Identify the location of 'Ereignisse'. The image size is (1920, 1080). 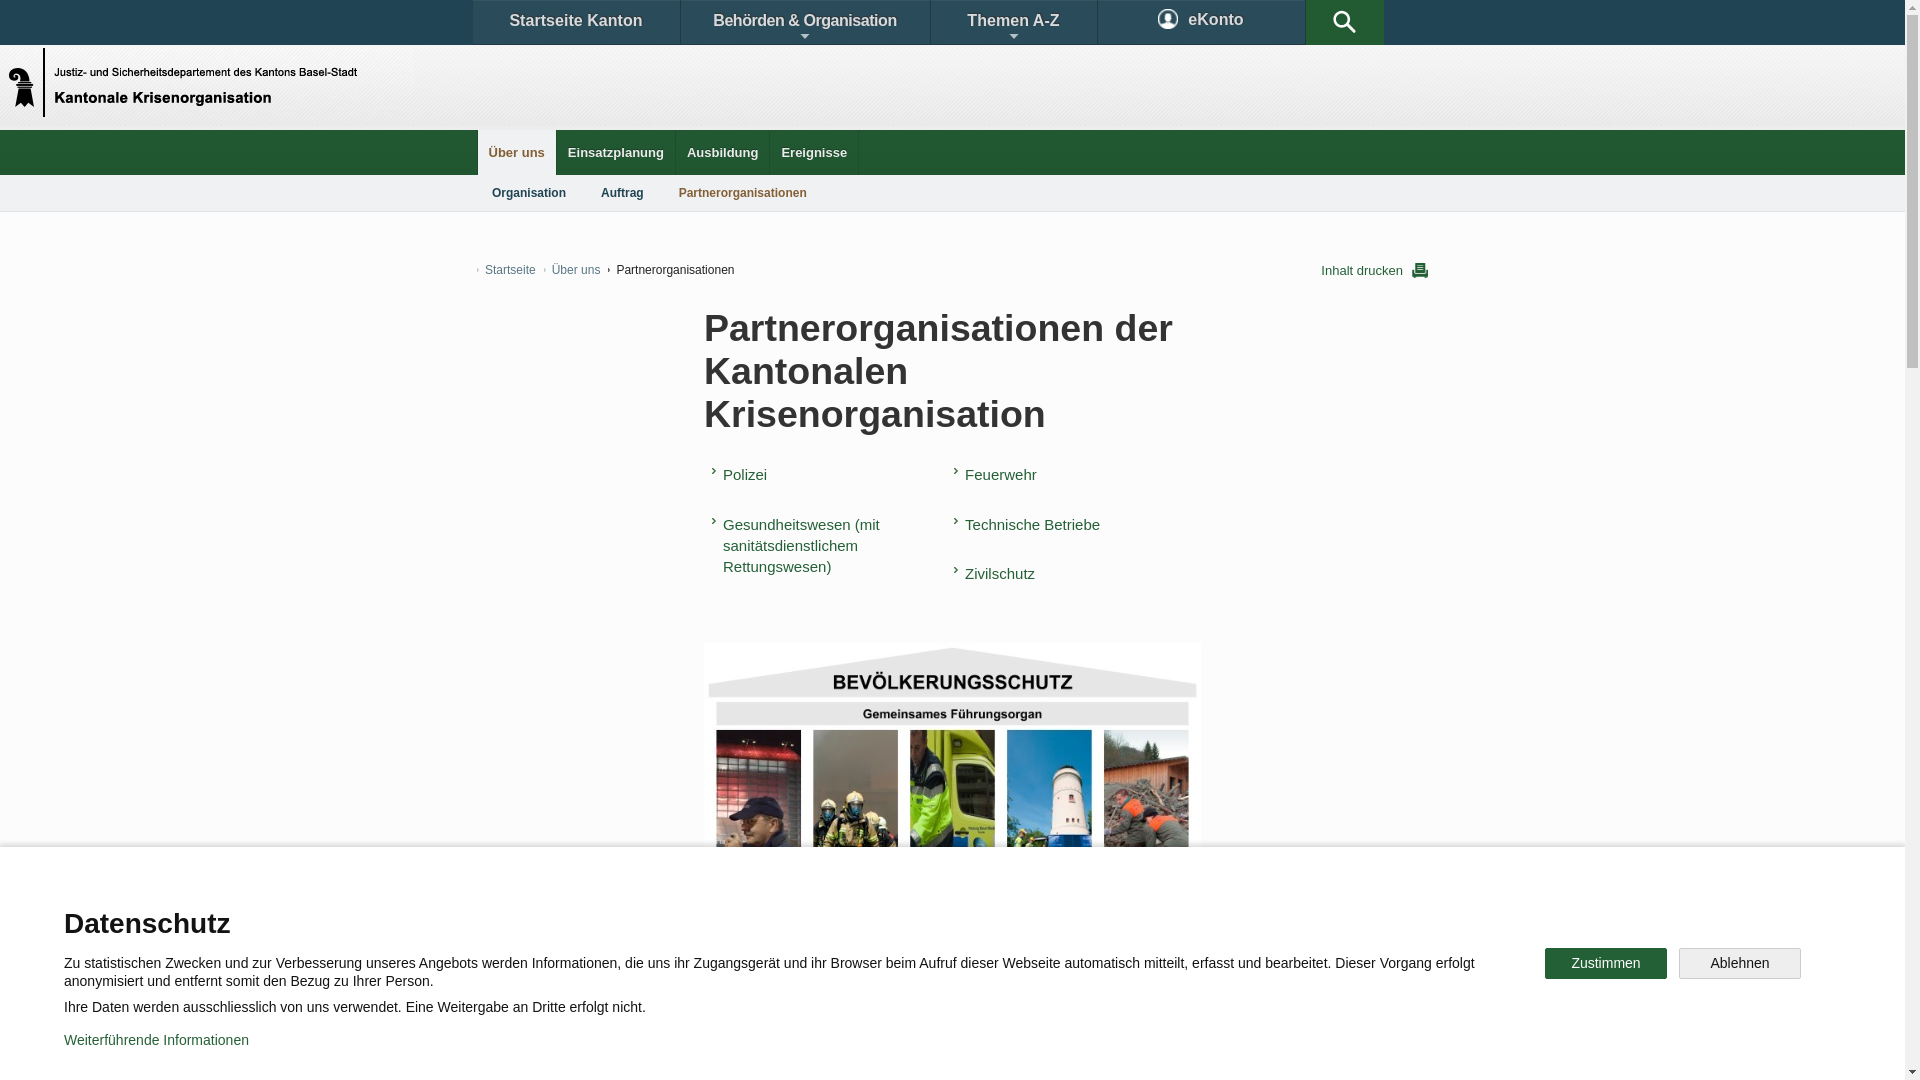
(814, 151).